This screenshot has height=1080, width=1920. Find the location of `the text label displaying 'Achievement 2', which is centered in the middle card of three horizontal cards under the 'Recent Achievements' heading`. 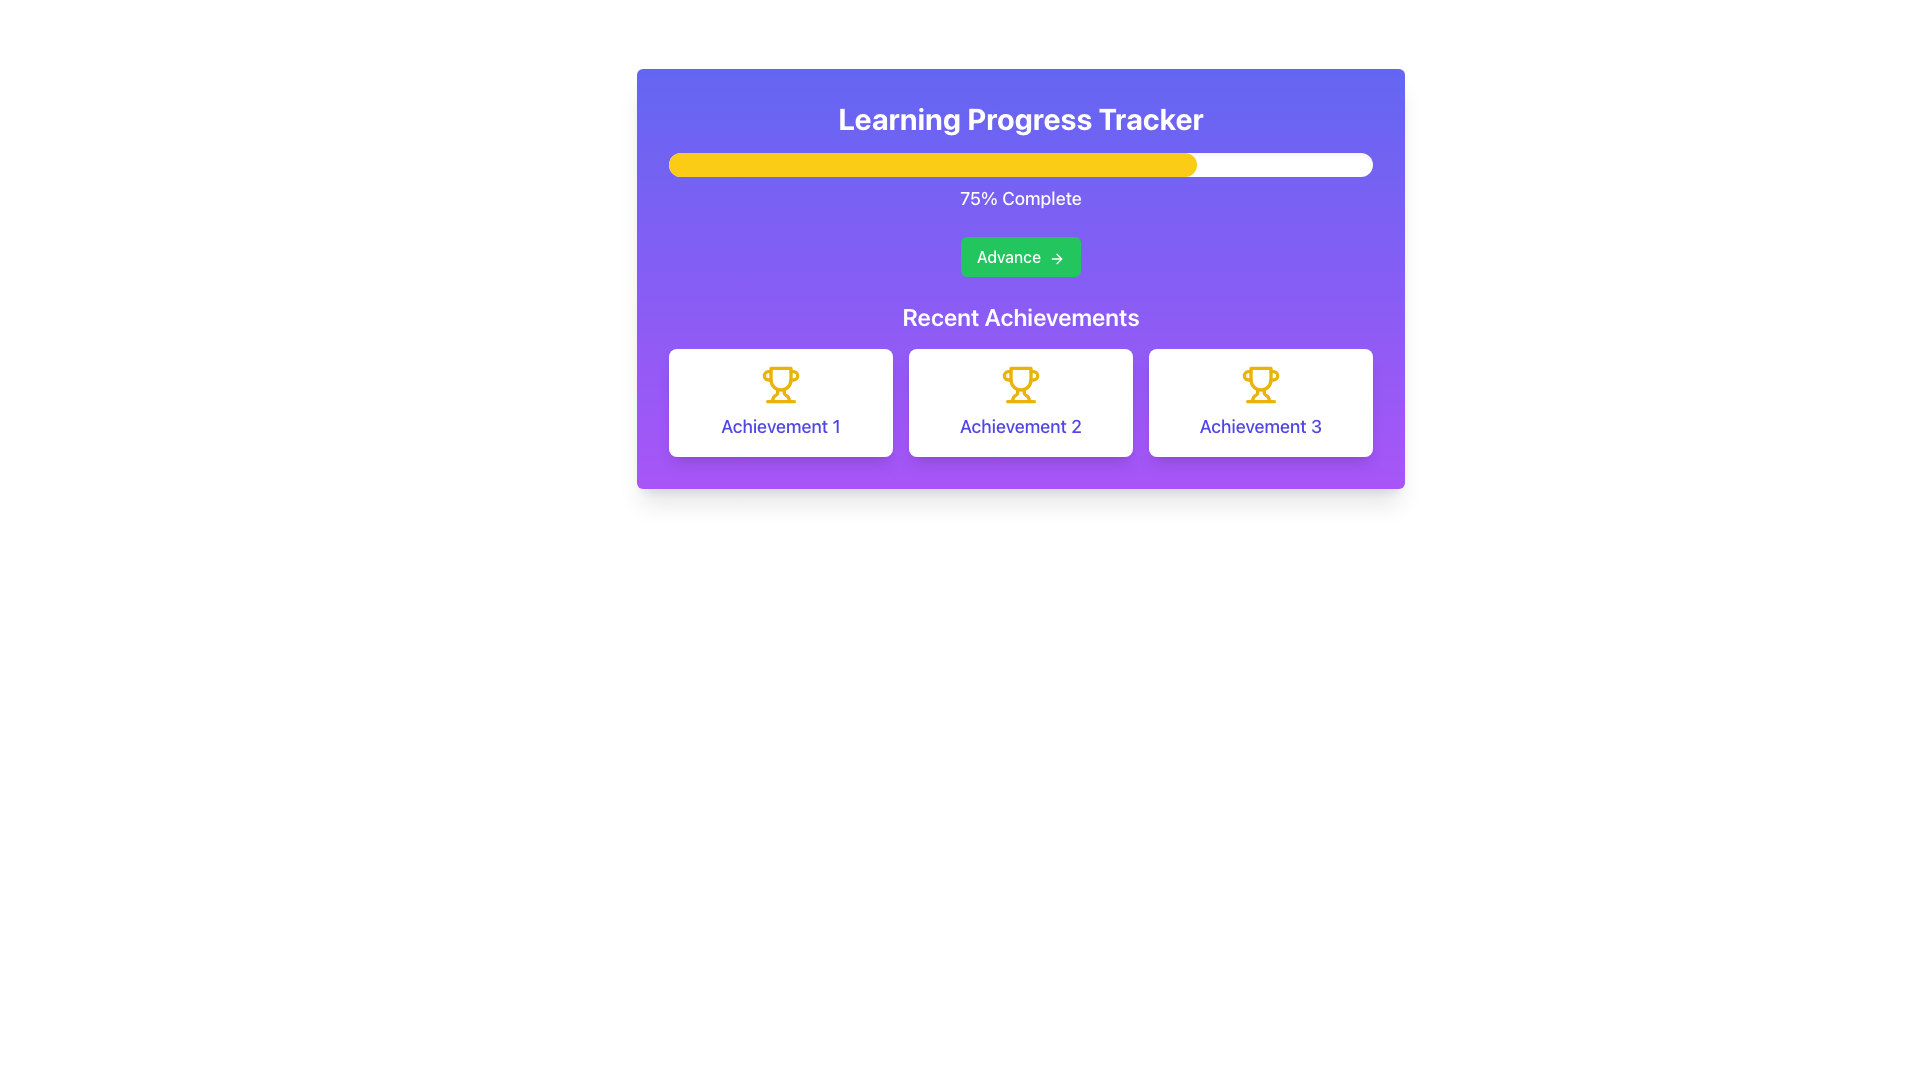

the text label displaying 'Achievement 2', which is centered in the middle card of three horizontal cards under the 'Recent Achievements' heading is located at coordinates (1021, 426).